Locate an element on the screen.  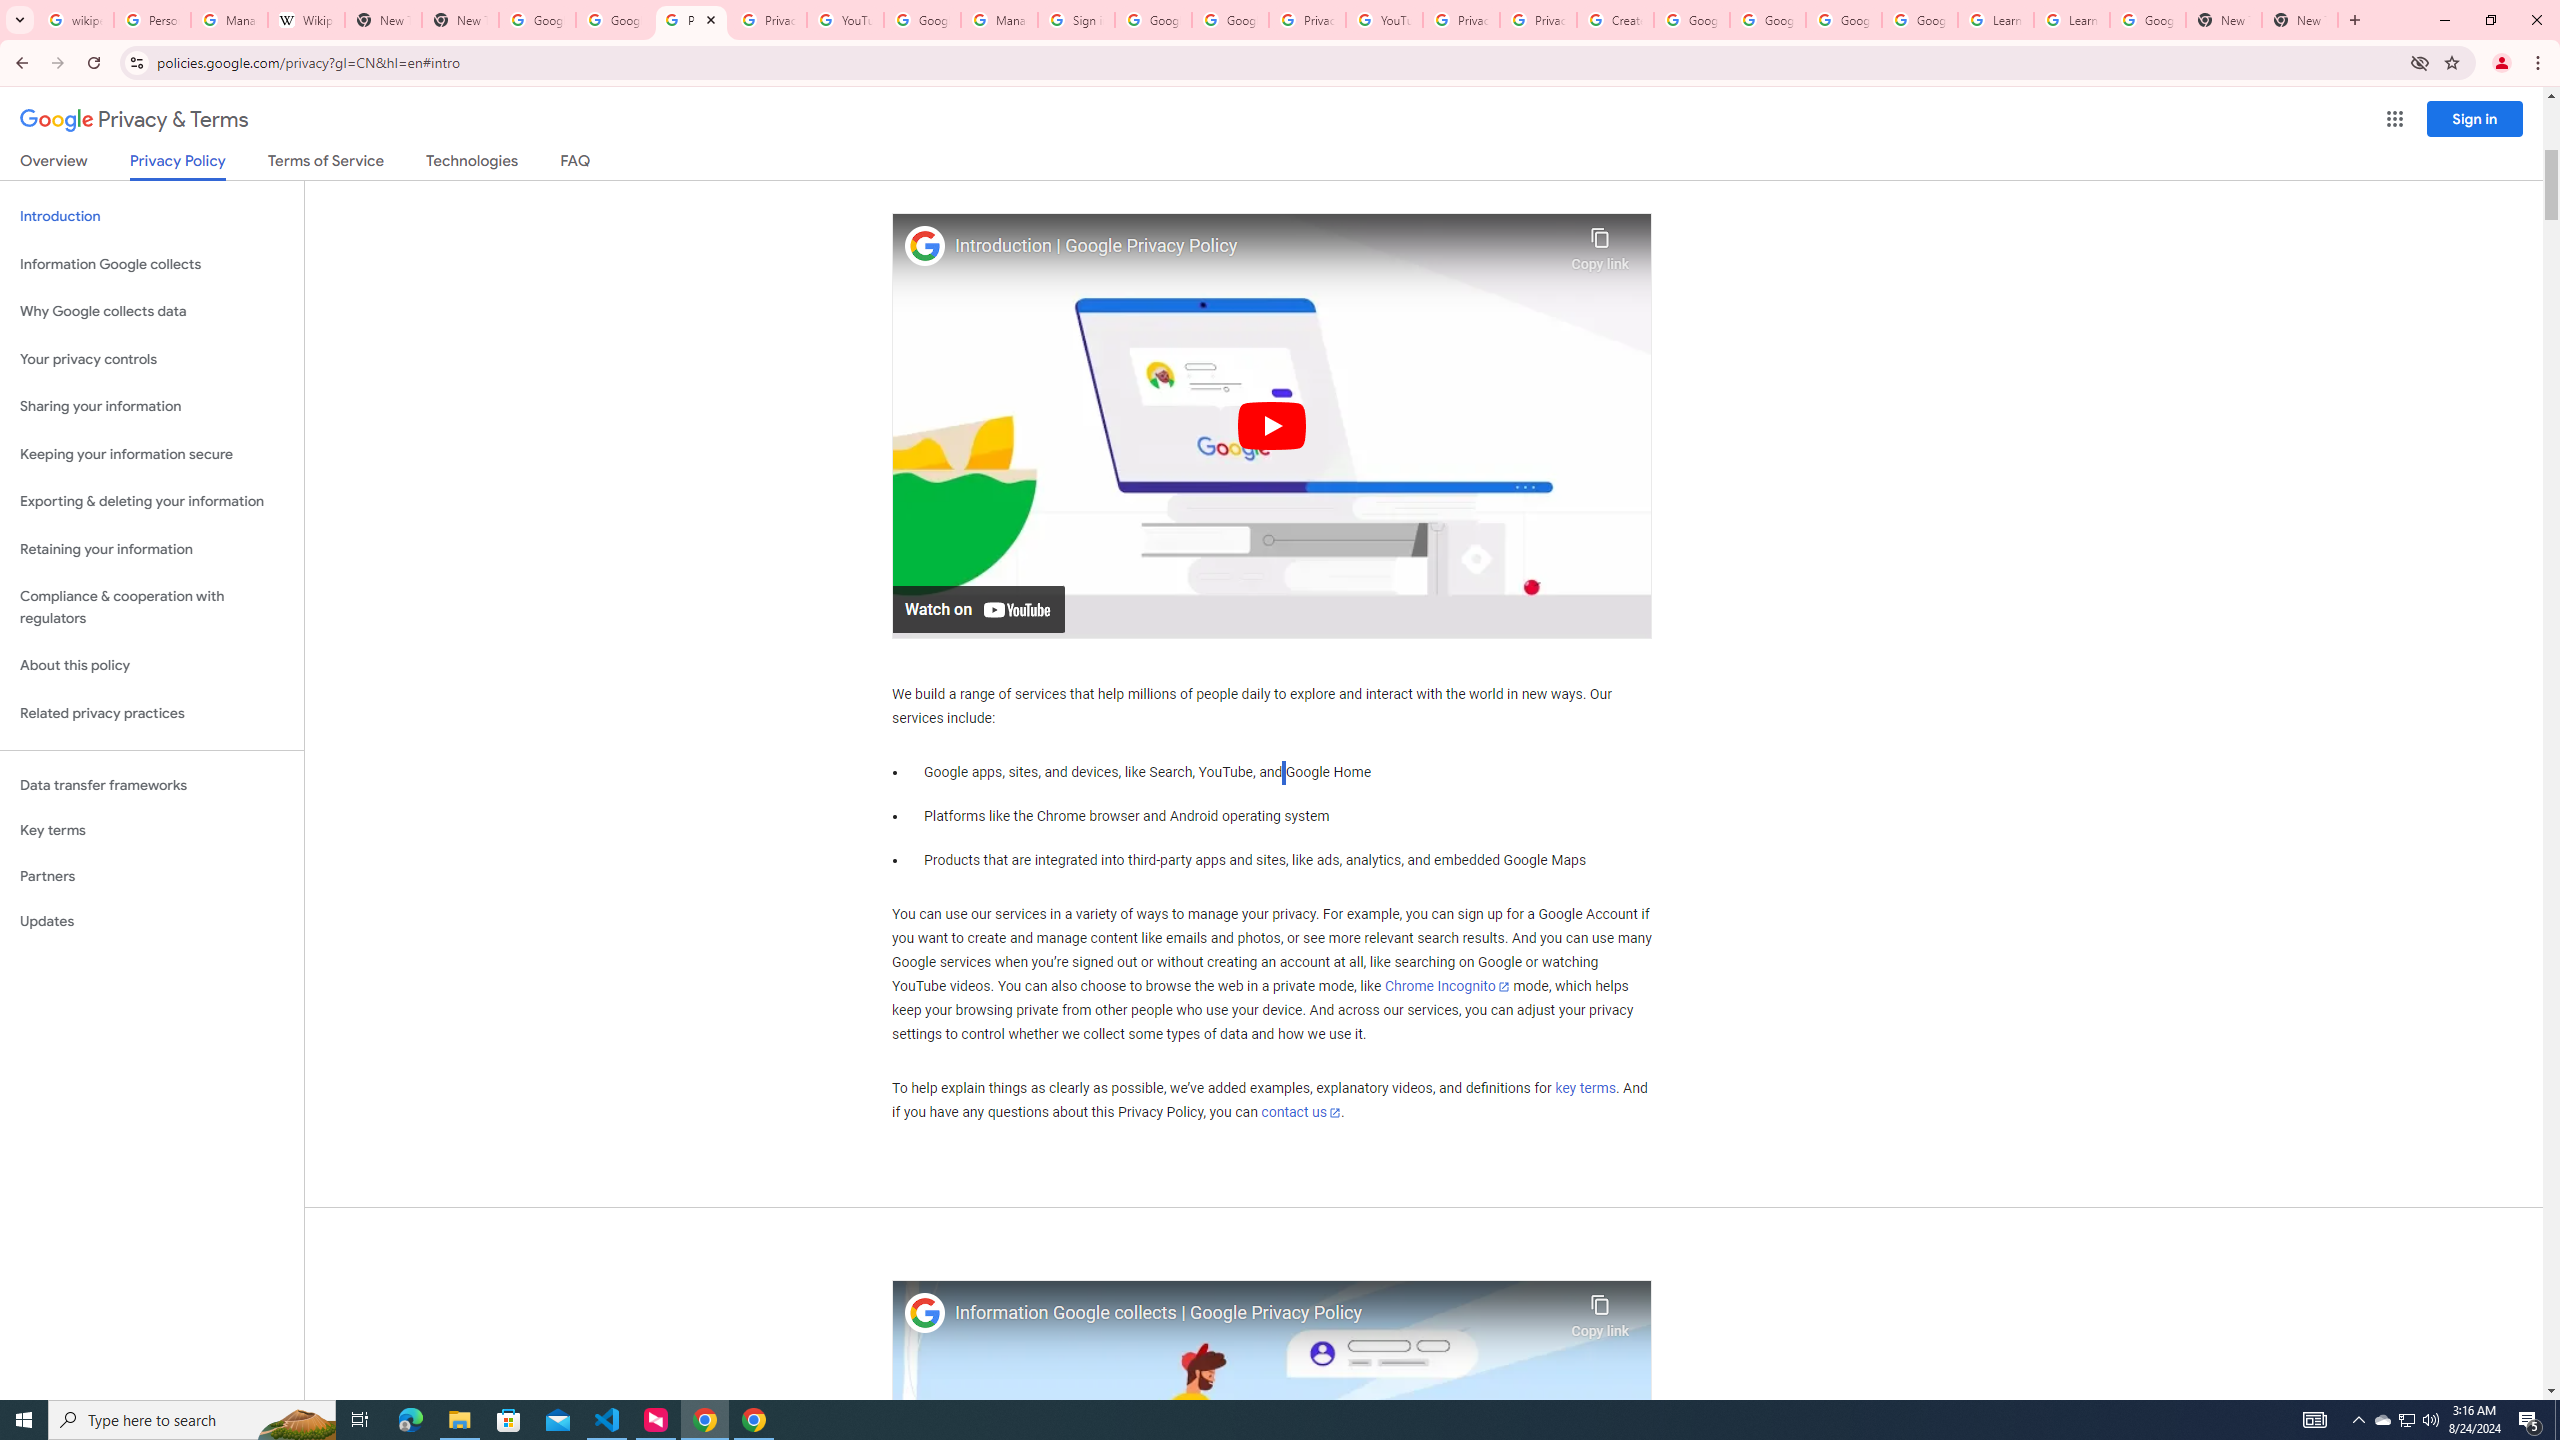
'Google Account Help' is located at coordinates (1691, 19).